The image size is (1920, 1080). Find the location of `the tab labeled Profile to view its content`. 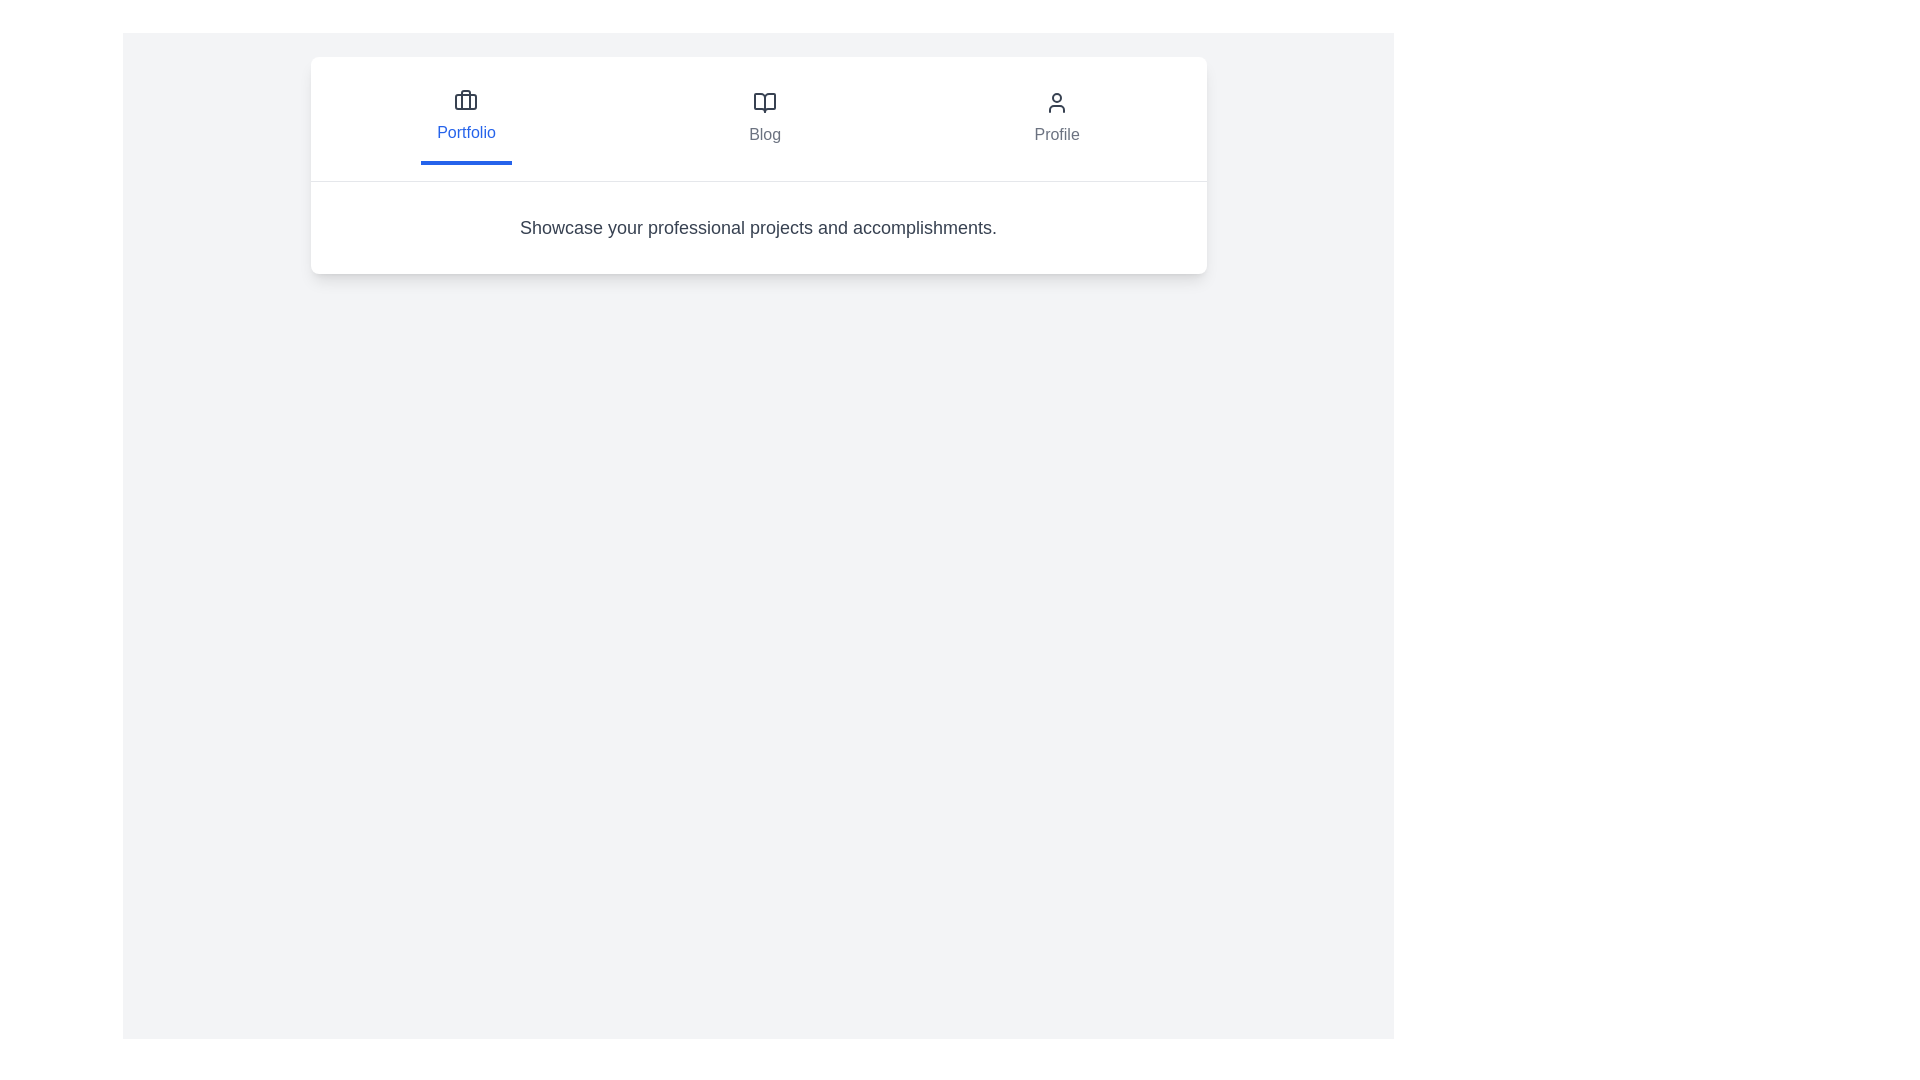

the tab labeled Profile to view its content is located at coordinates (1056, 119).